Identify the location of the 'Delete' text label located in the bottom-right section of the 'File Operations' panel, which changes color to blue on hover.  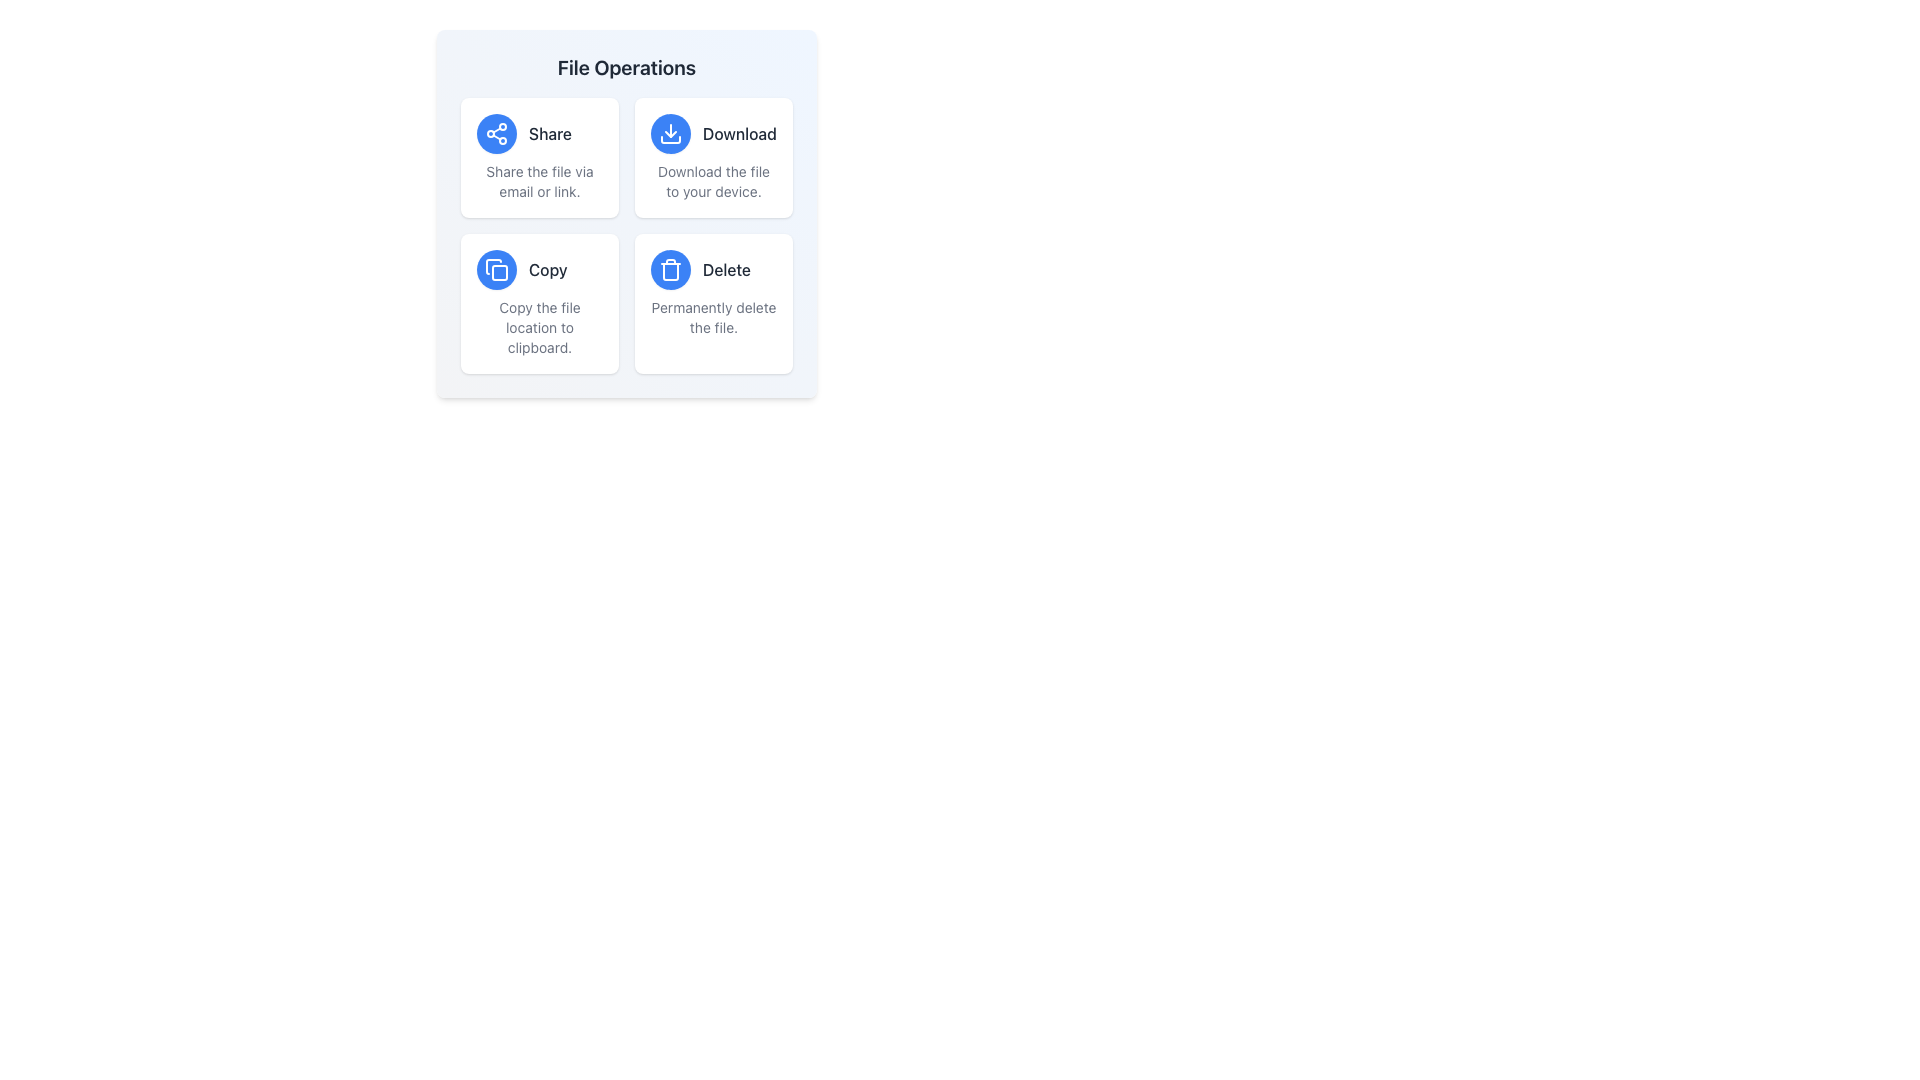
(726, 270).